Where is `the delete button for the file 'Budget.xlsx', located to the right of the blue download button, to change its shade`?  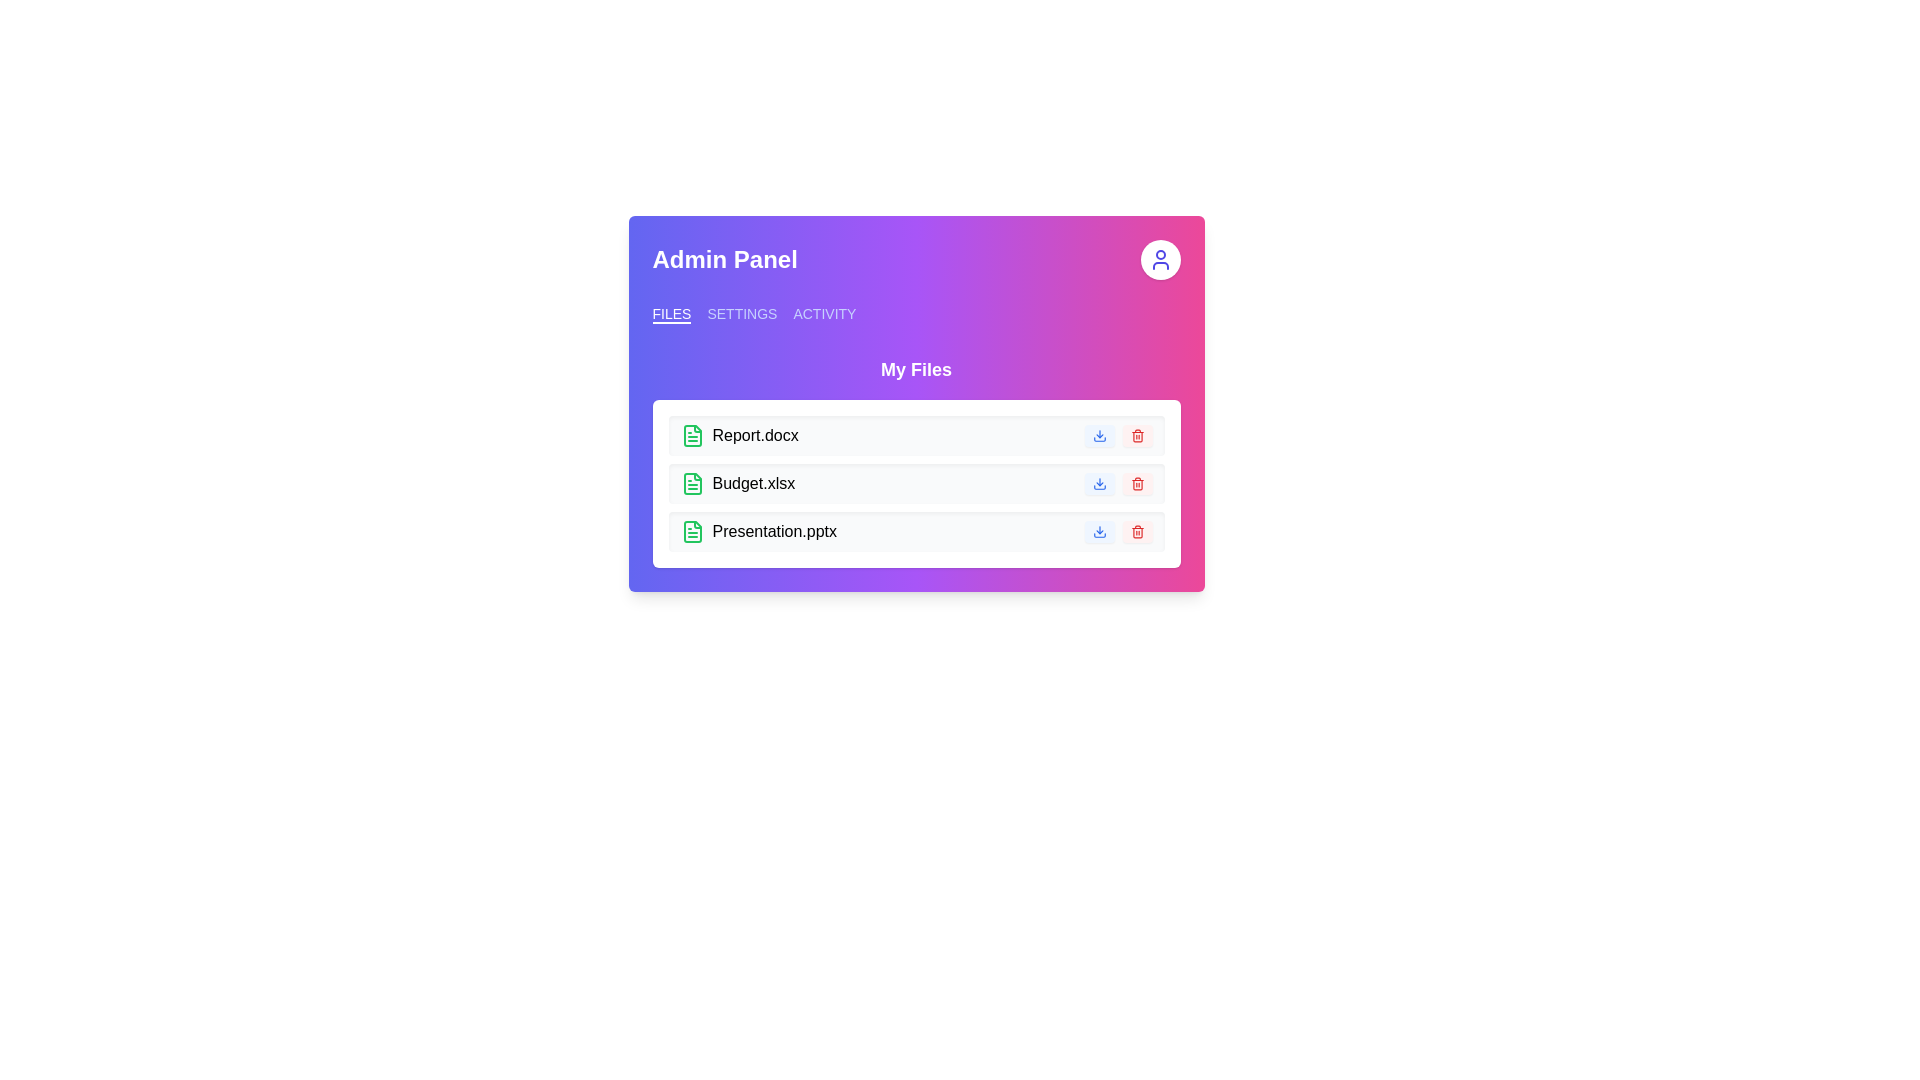
the delete button for the file 'Budget.xlsx', located to the right of the blue download button, to change its shade is located at coordinates (1137, 483).